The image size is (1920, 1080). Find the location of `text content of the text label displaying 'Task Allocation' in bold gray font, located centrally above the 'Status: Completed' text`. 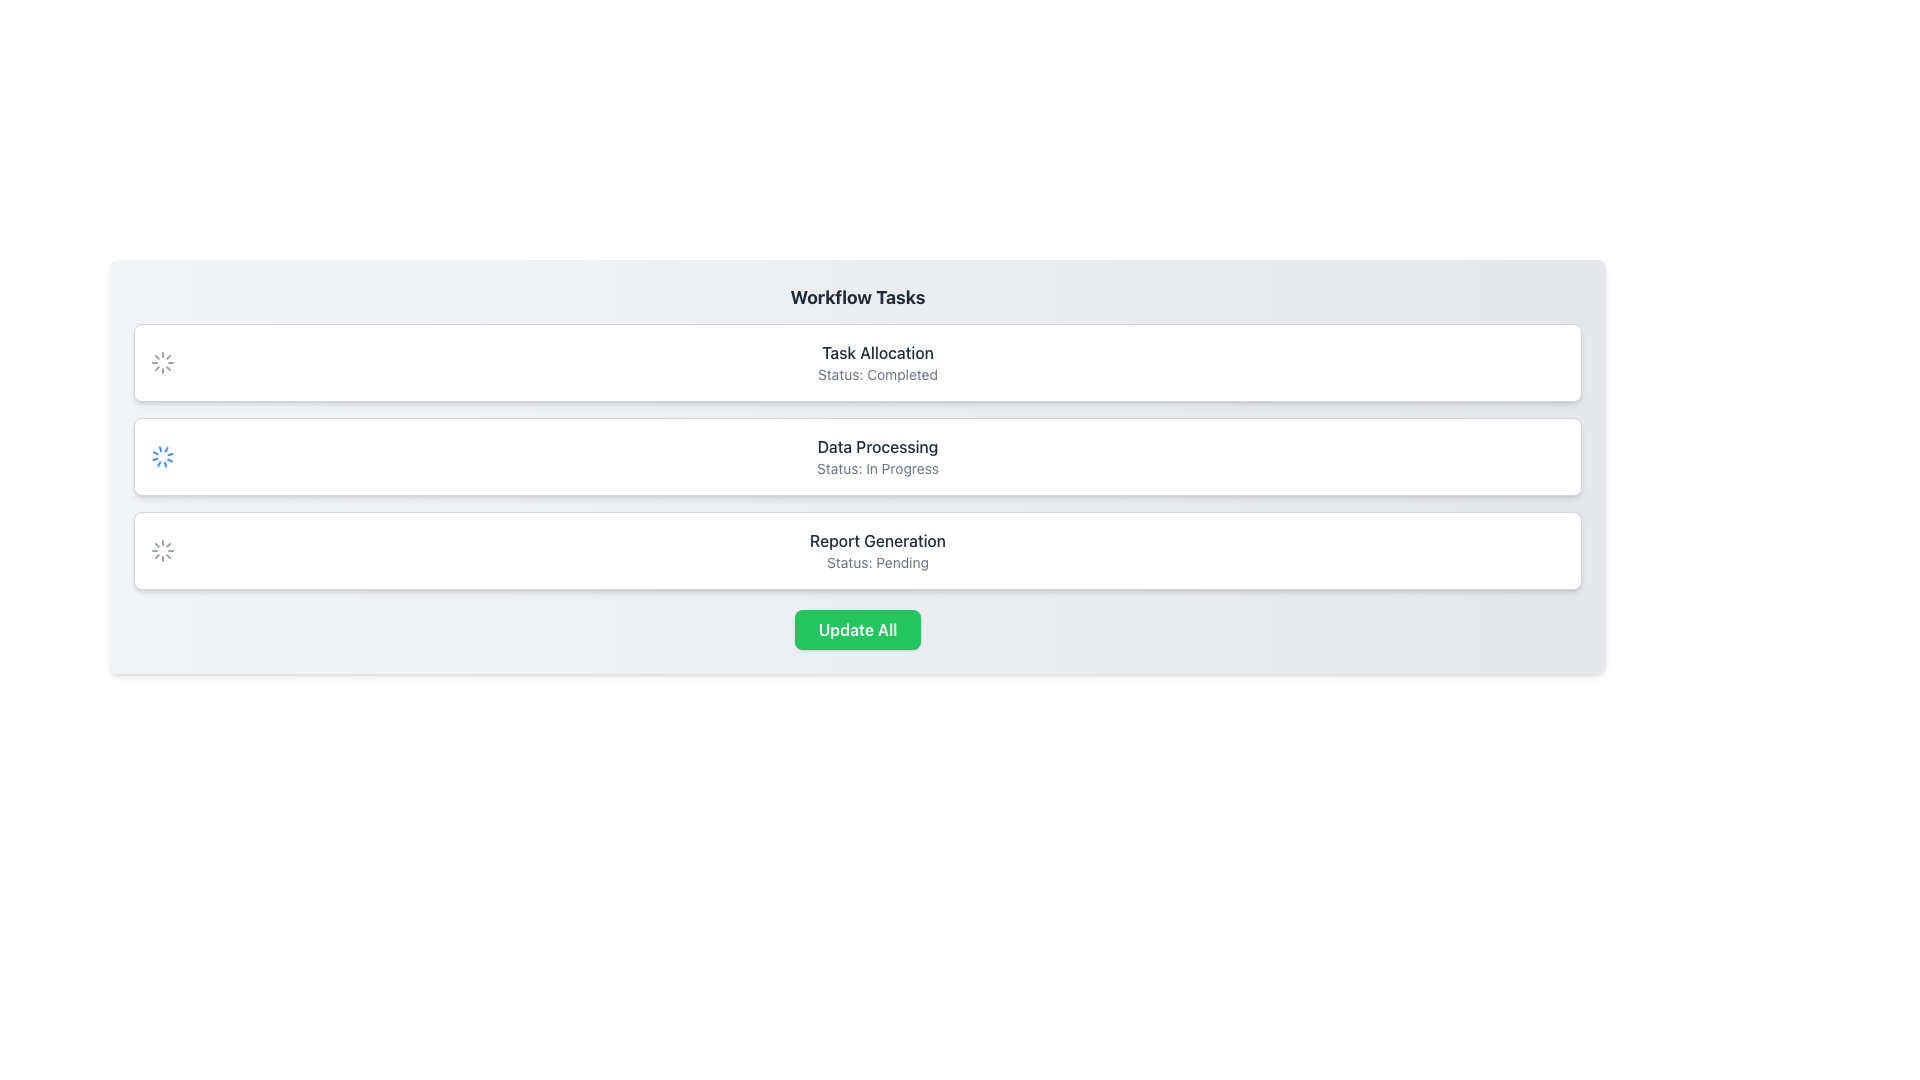

text content of the text label displaying 'Task Allocation' in bold gray font, located centrally above the 'Status: Completed' text is located at coordinates (878, 352).